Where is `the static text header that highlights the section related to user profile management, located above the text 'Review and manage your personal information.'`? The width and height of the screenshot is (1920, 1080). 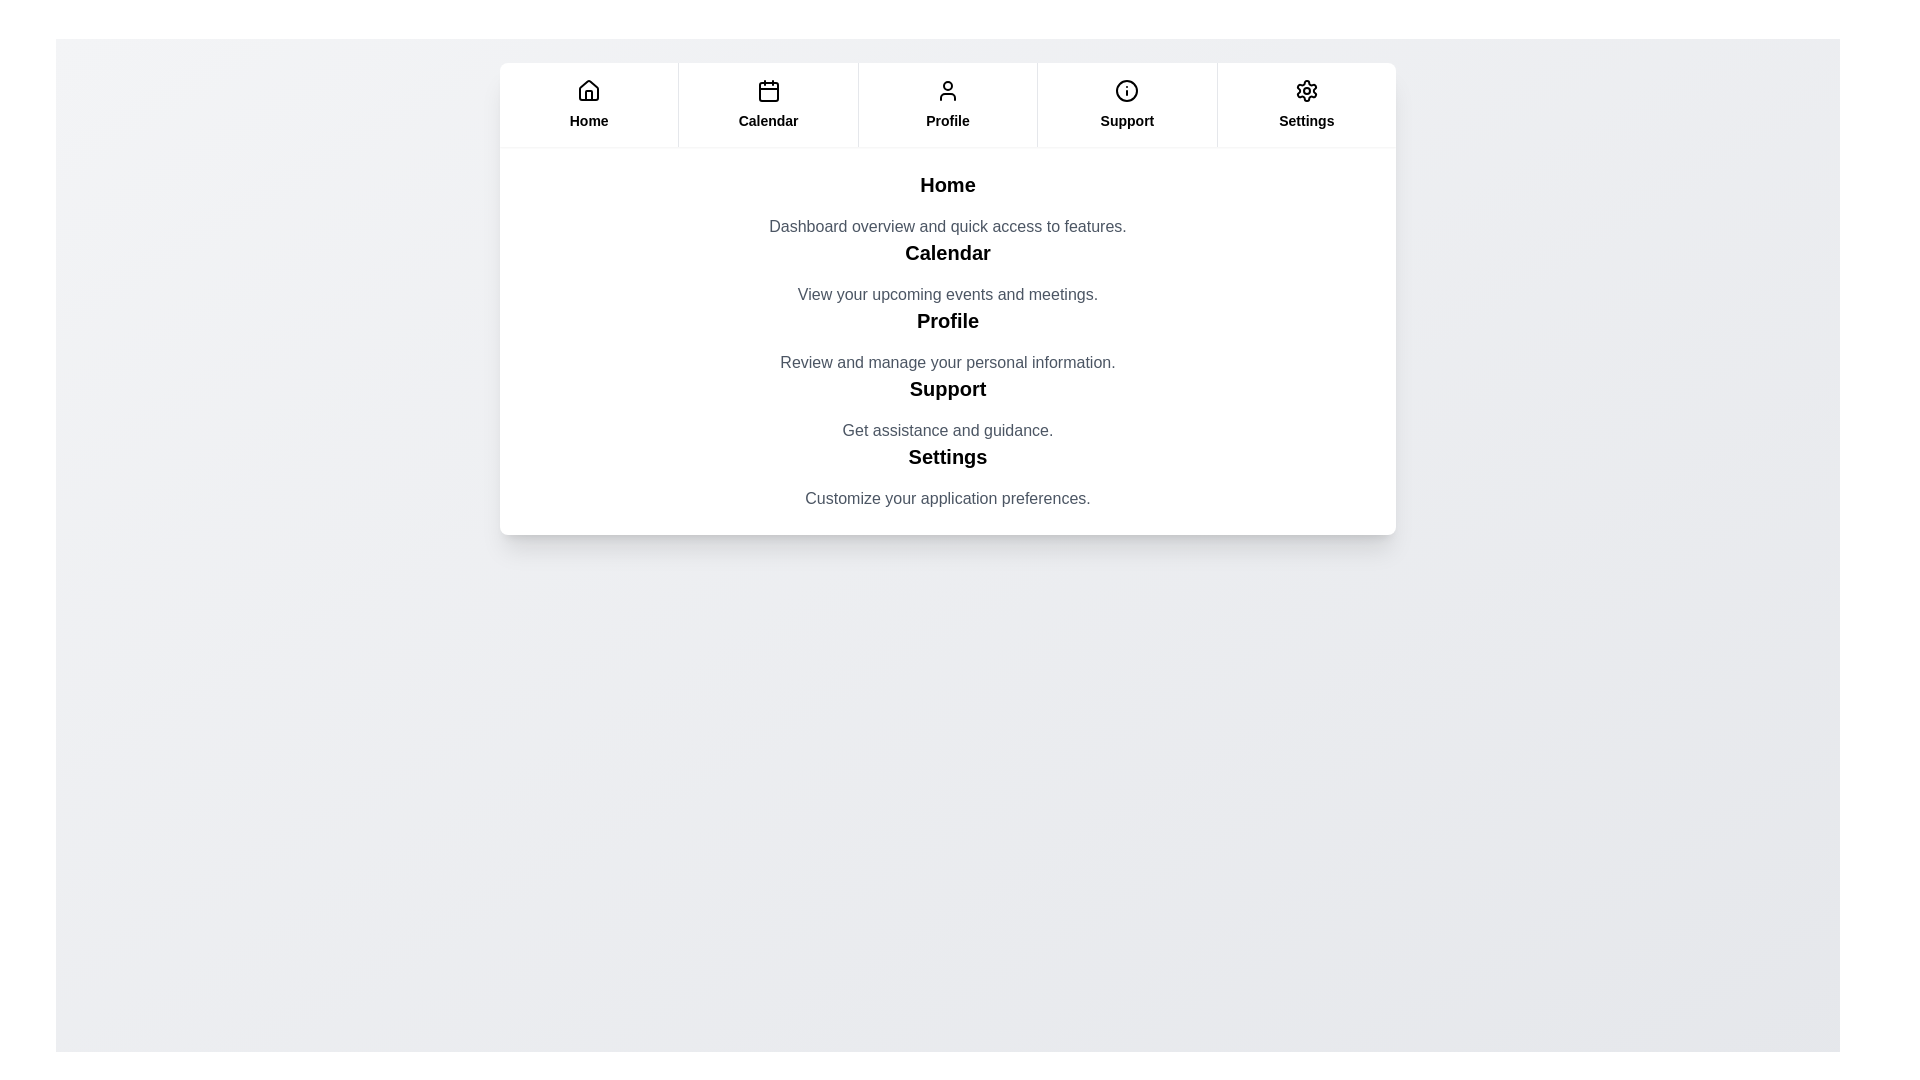
the static text header that highlights the section related to user profile management, located above the text 'Review and manage your personal information.' is located at coordinates (947, 319).